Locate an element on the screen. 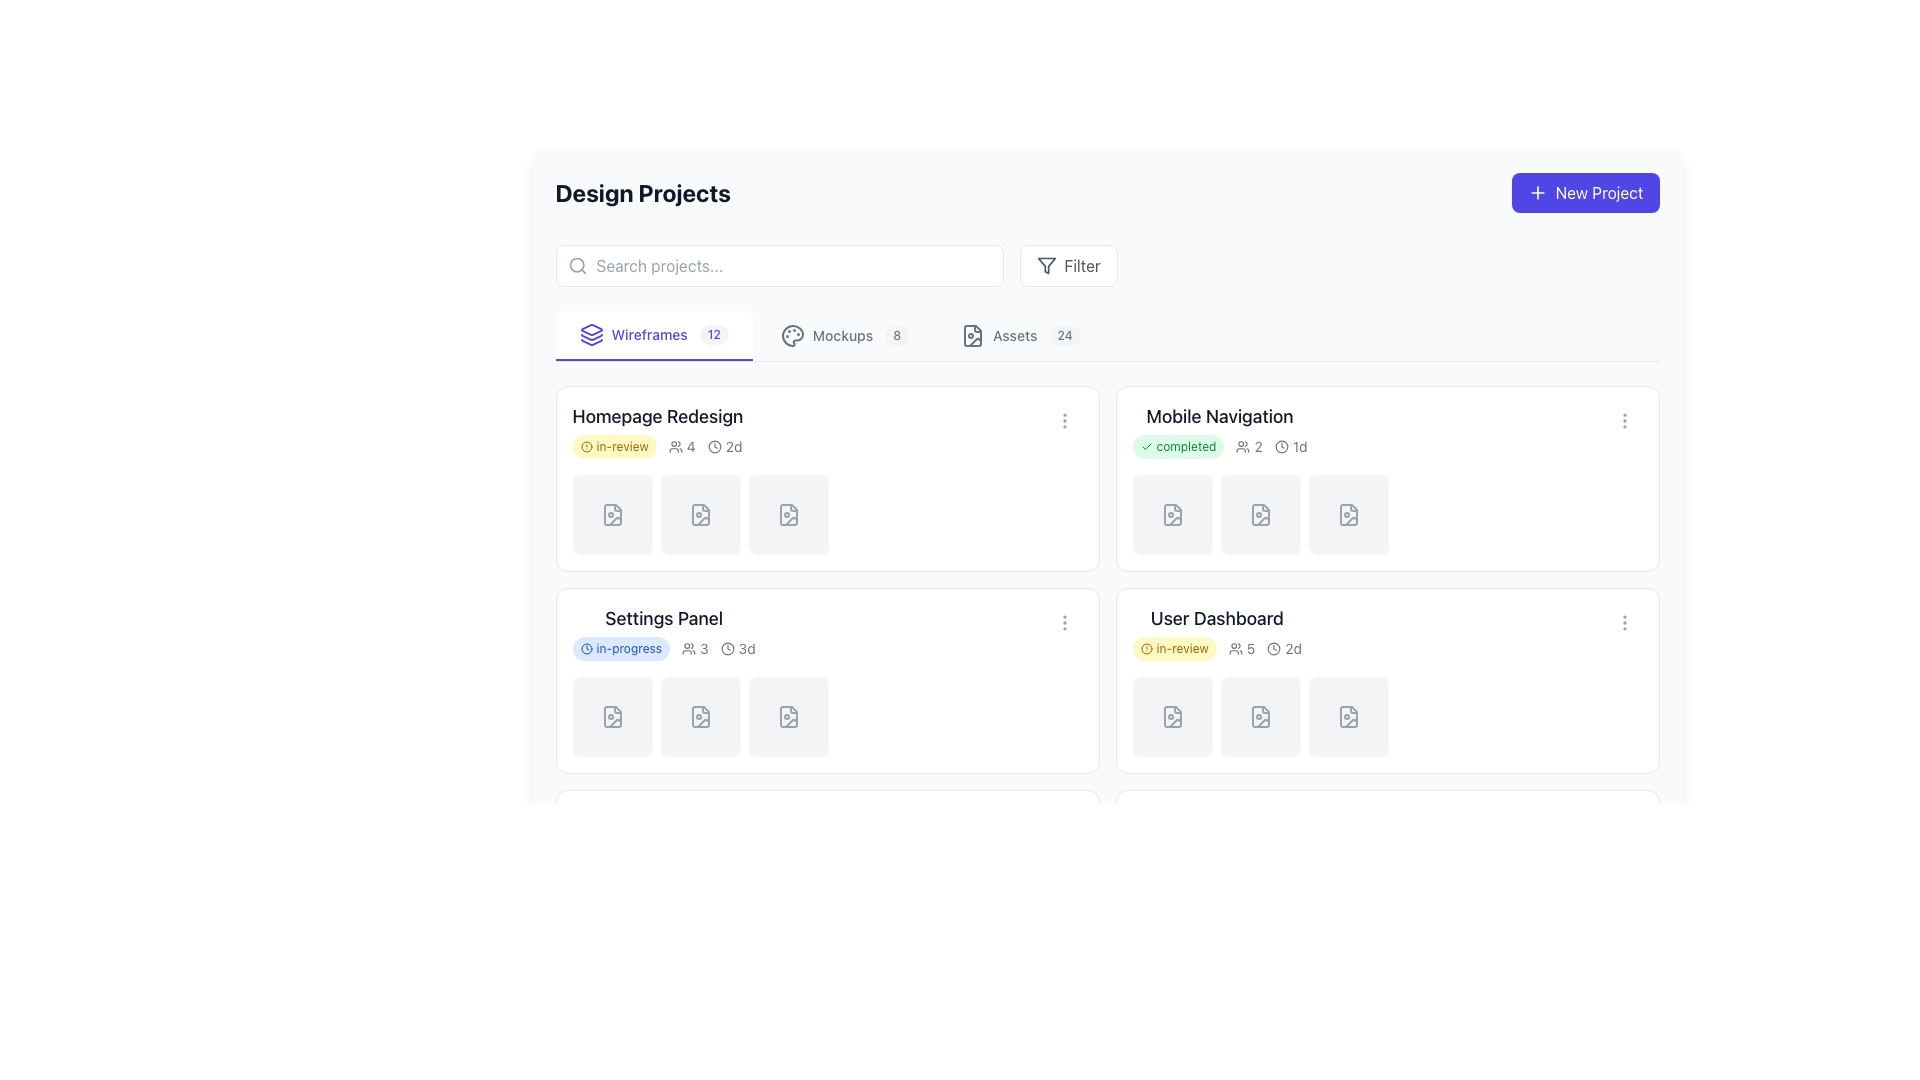 This screenshot has height=1080, width=1920. the project panel titled 'Homepage Redesign' which has a yellow 'in-review' status badge is located at coordinates (827, 430).